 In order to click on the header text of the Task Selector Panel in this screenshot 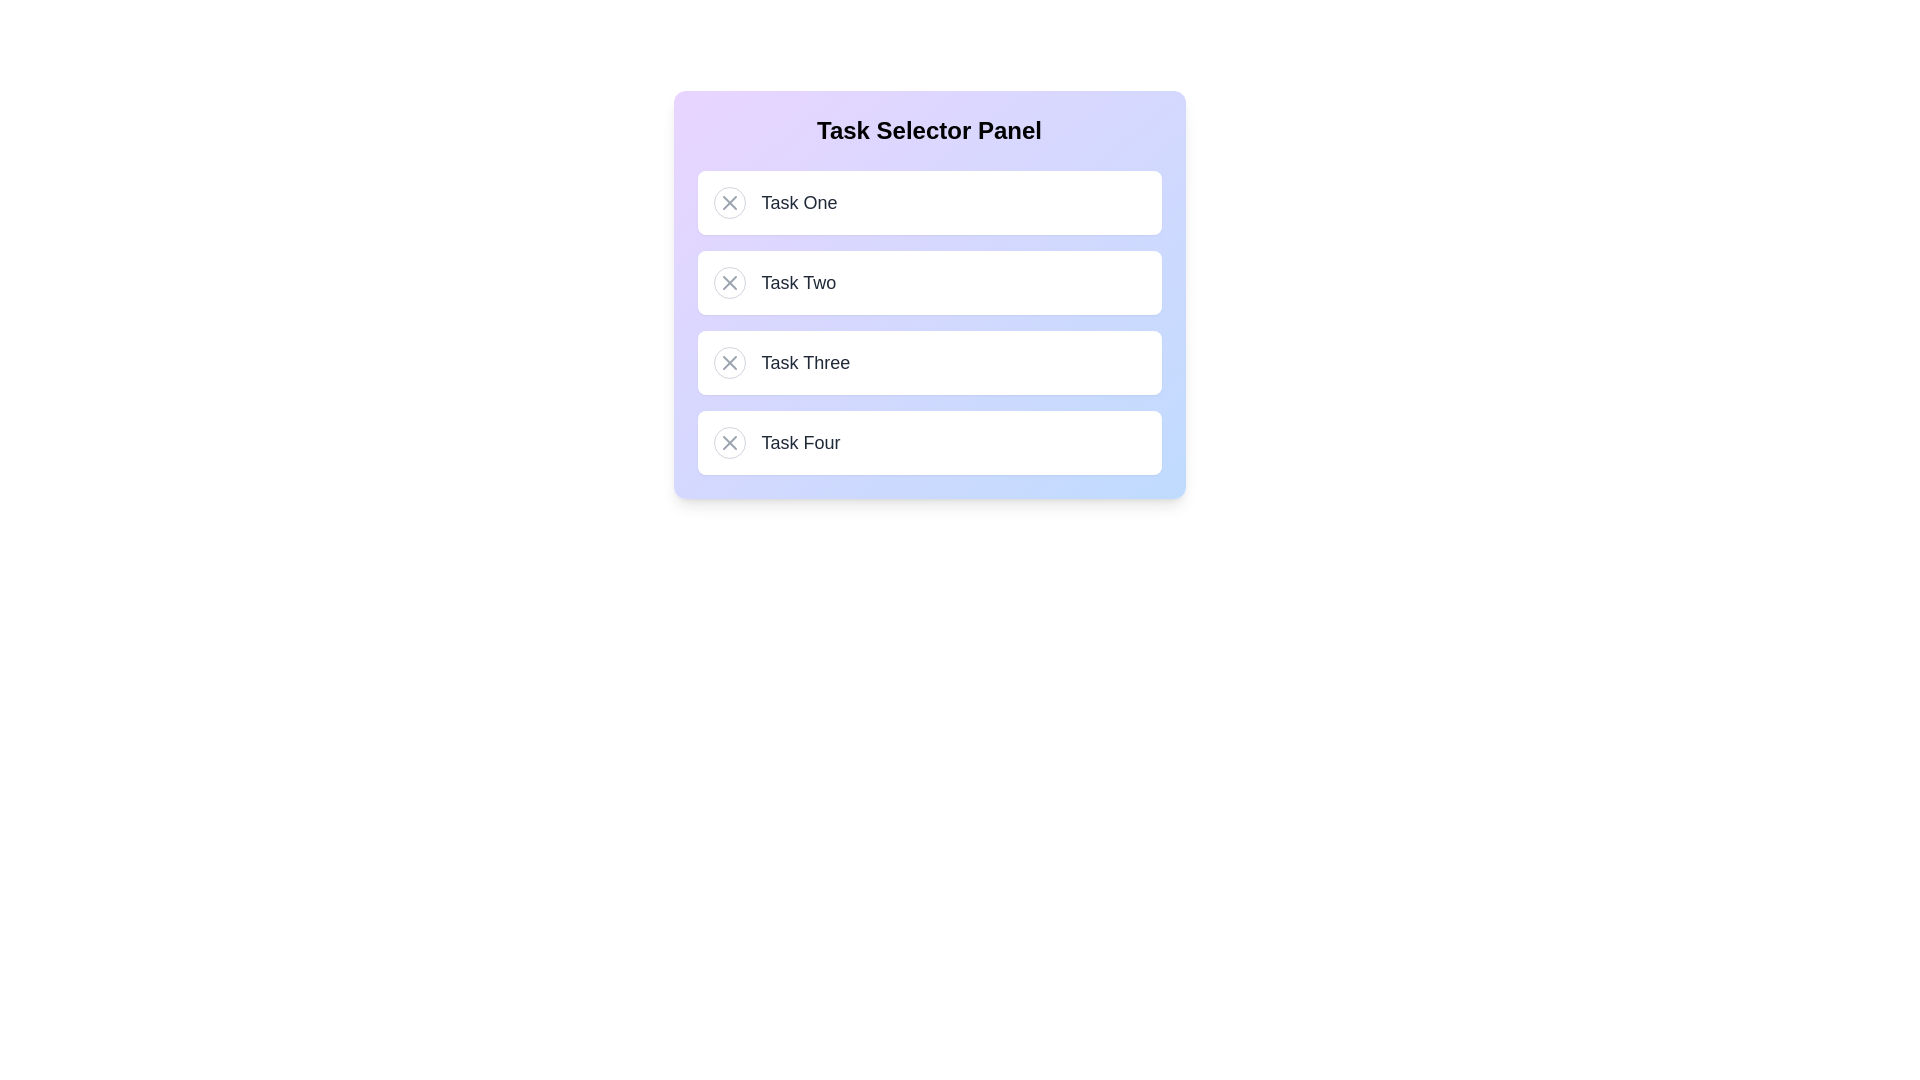, I will do `click(928, 131)`.